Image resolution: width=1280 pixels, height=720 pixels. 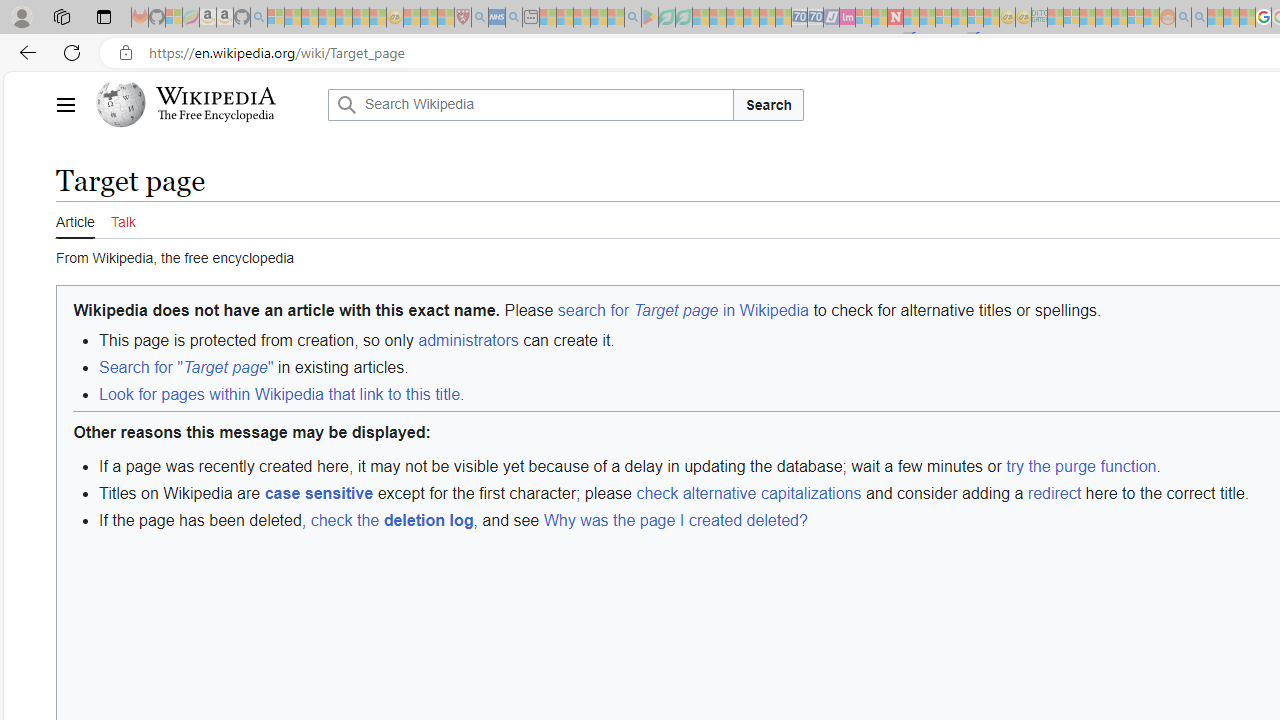 What do you see at coordinates (186, 368) in the screenshot?
I see `'Search for "Target page"'` at bounding box center [186, 368].